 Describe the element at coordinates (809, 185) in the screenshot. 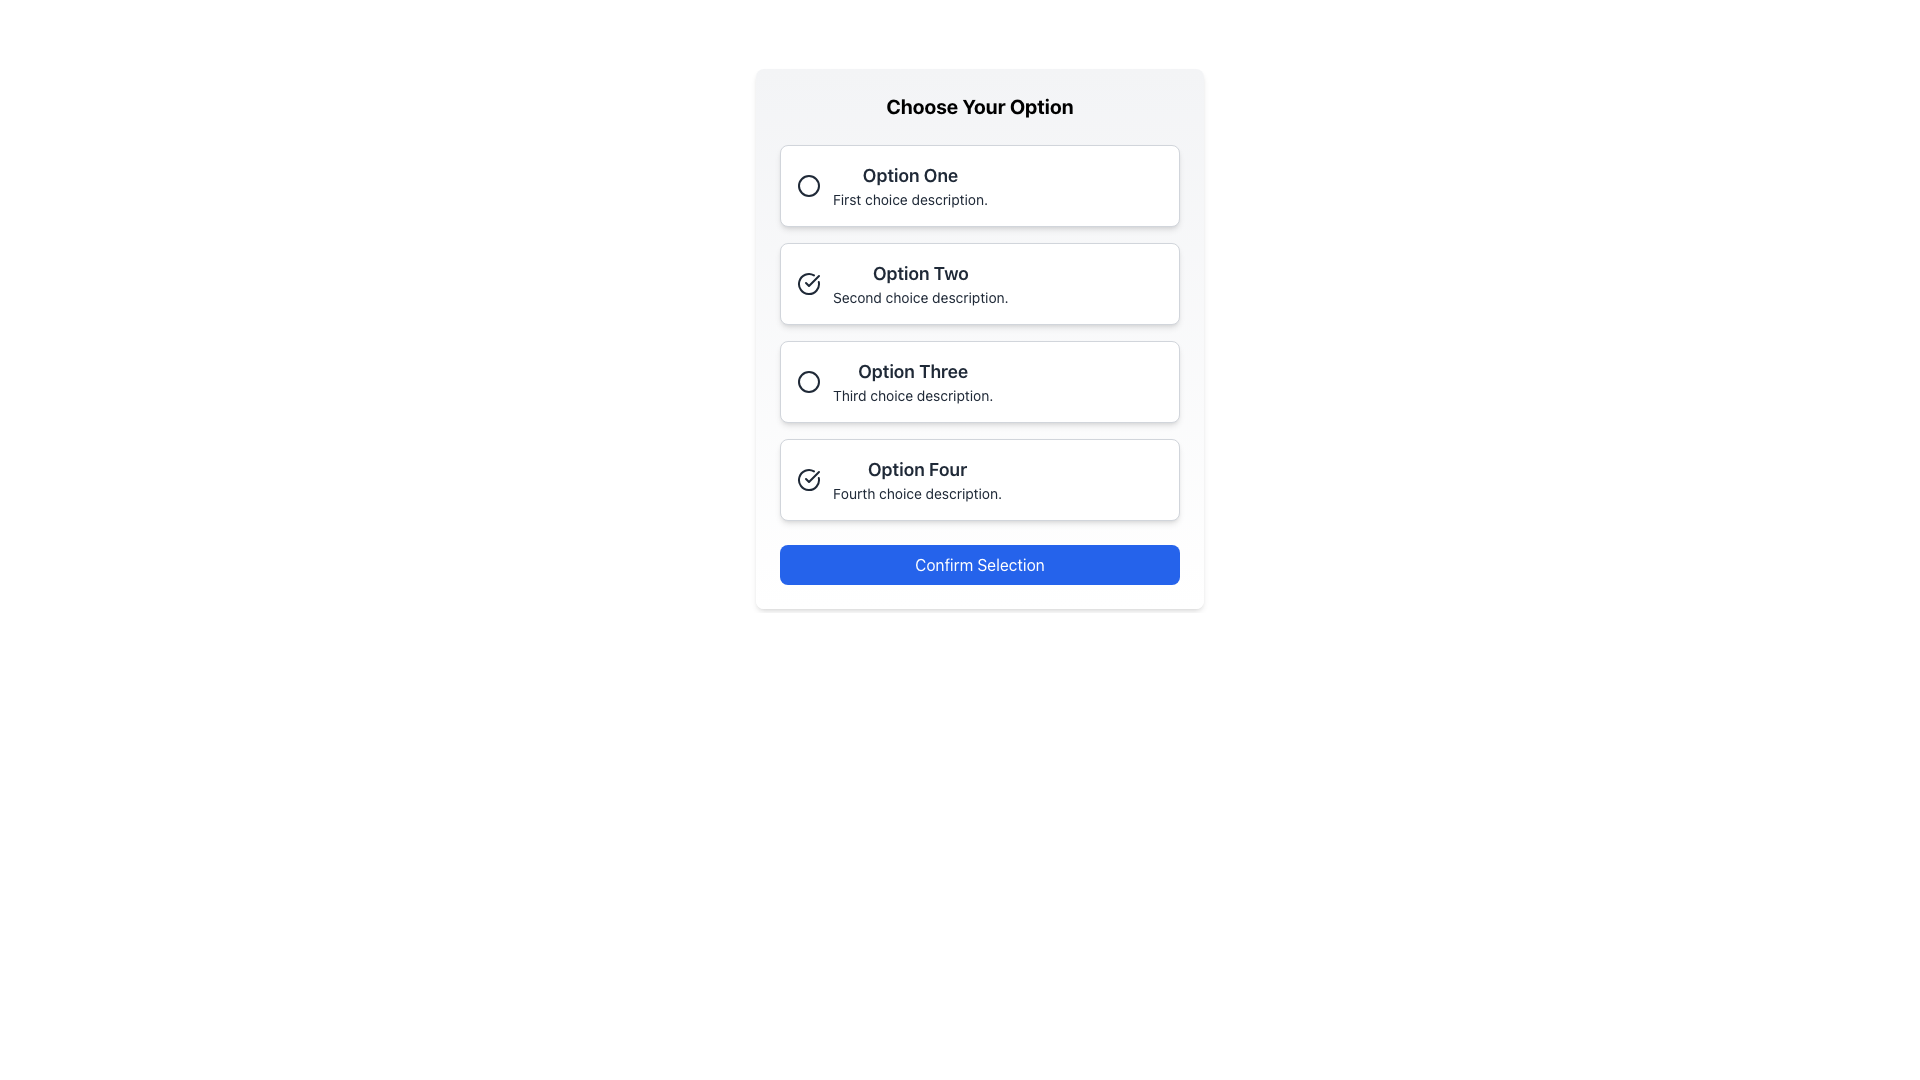

I see `the radio button for 'Option One'` at that location.